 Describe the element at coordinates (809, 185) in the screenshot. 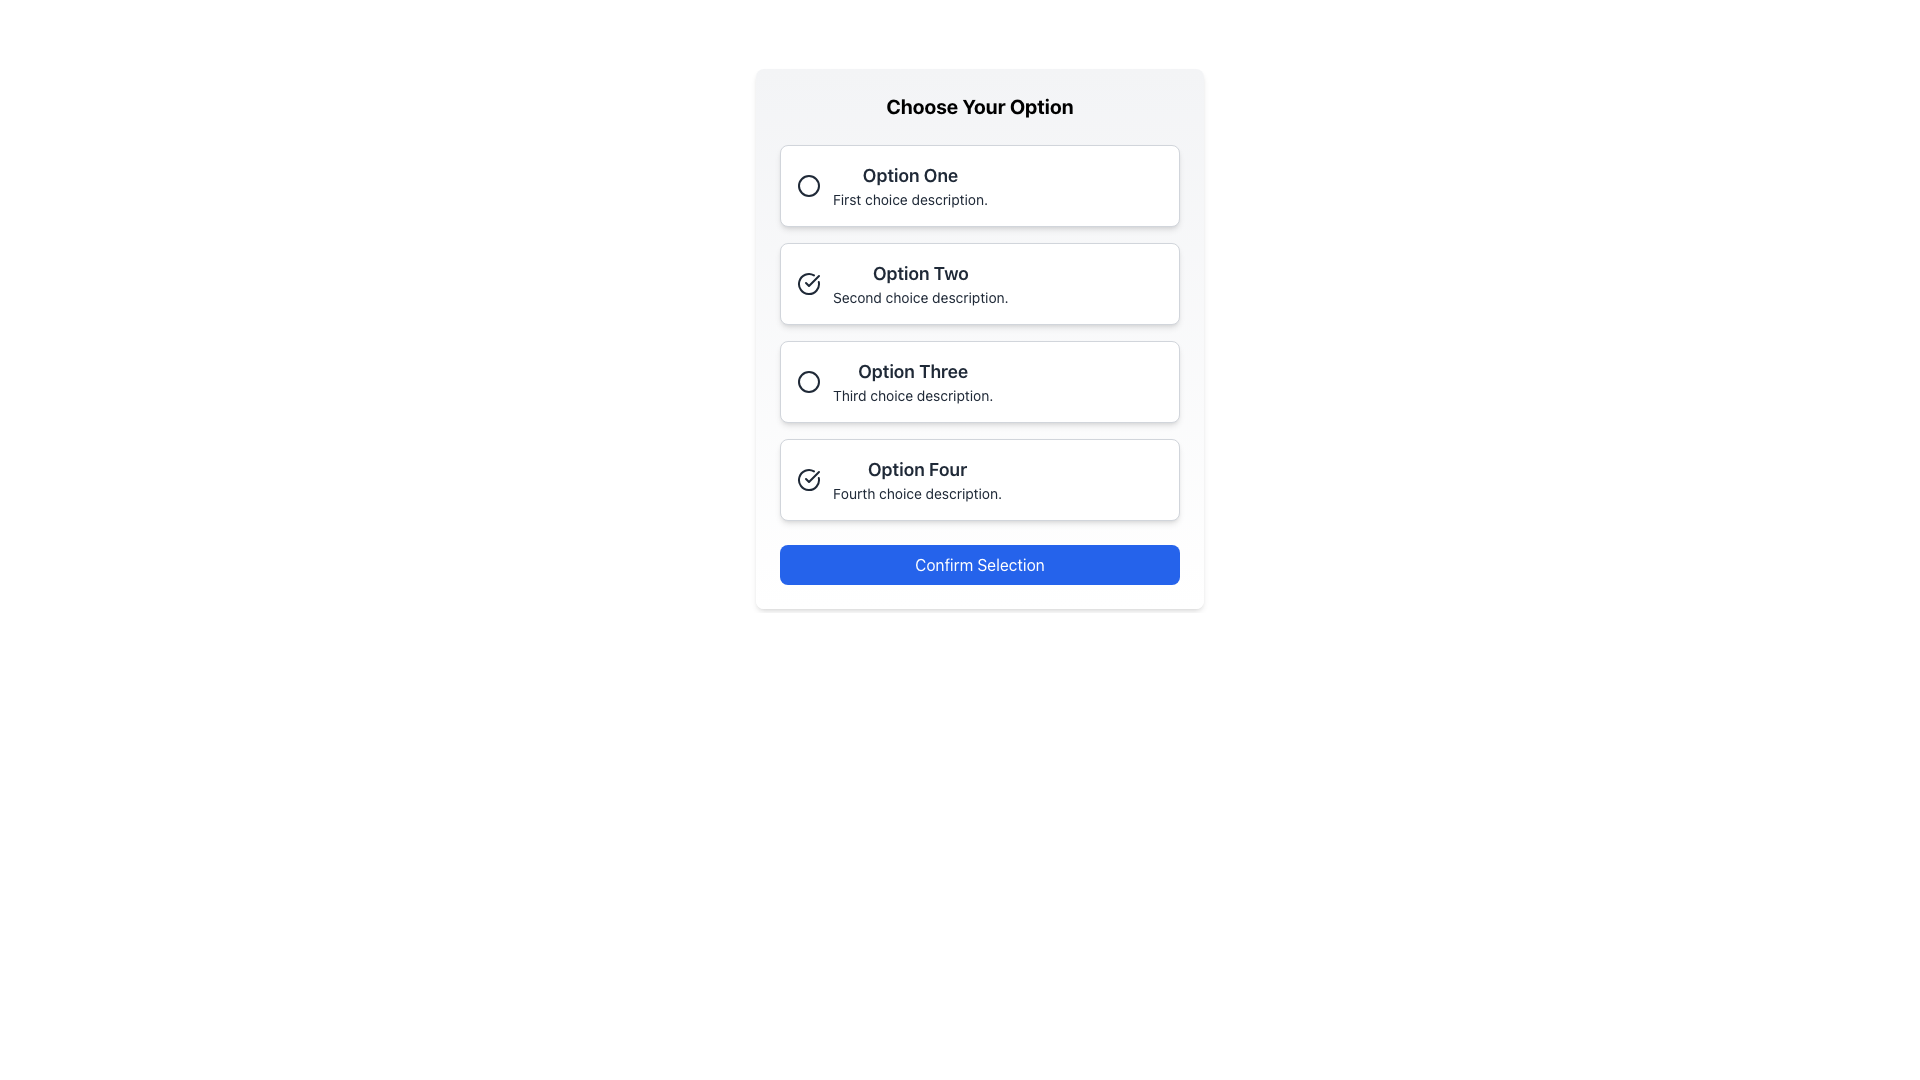

I see `the radio button for 'Option One'` at that location.